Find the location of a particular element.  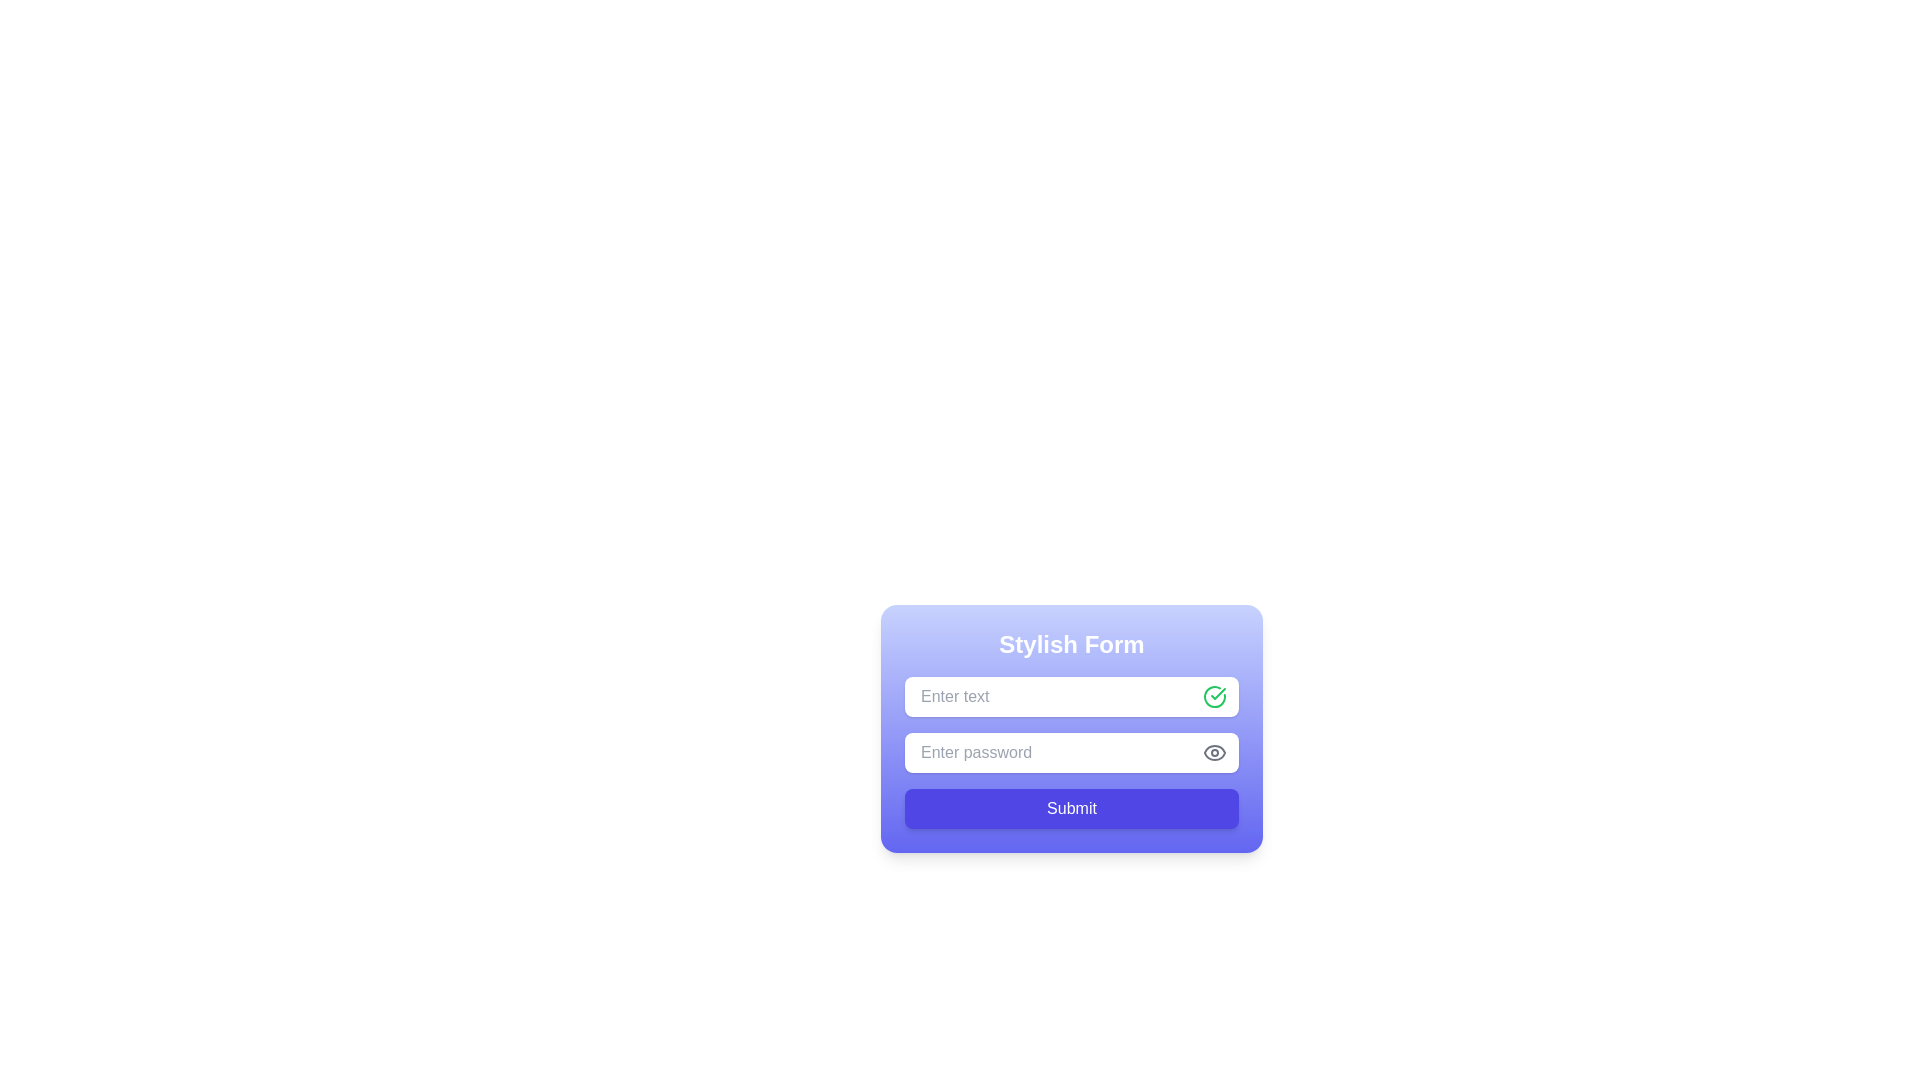

the password input field located below the 'Enter text' field and above the 'Submit' button by using the tab key is located at coordinates (1070, 752).